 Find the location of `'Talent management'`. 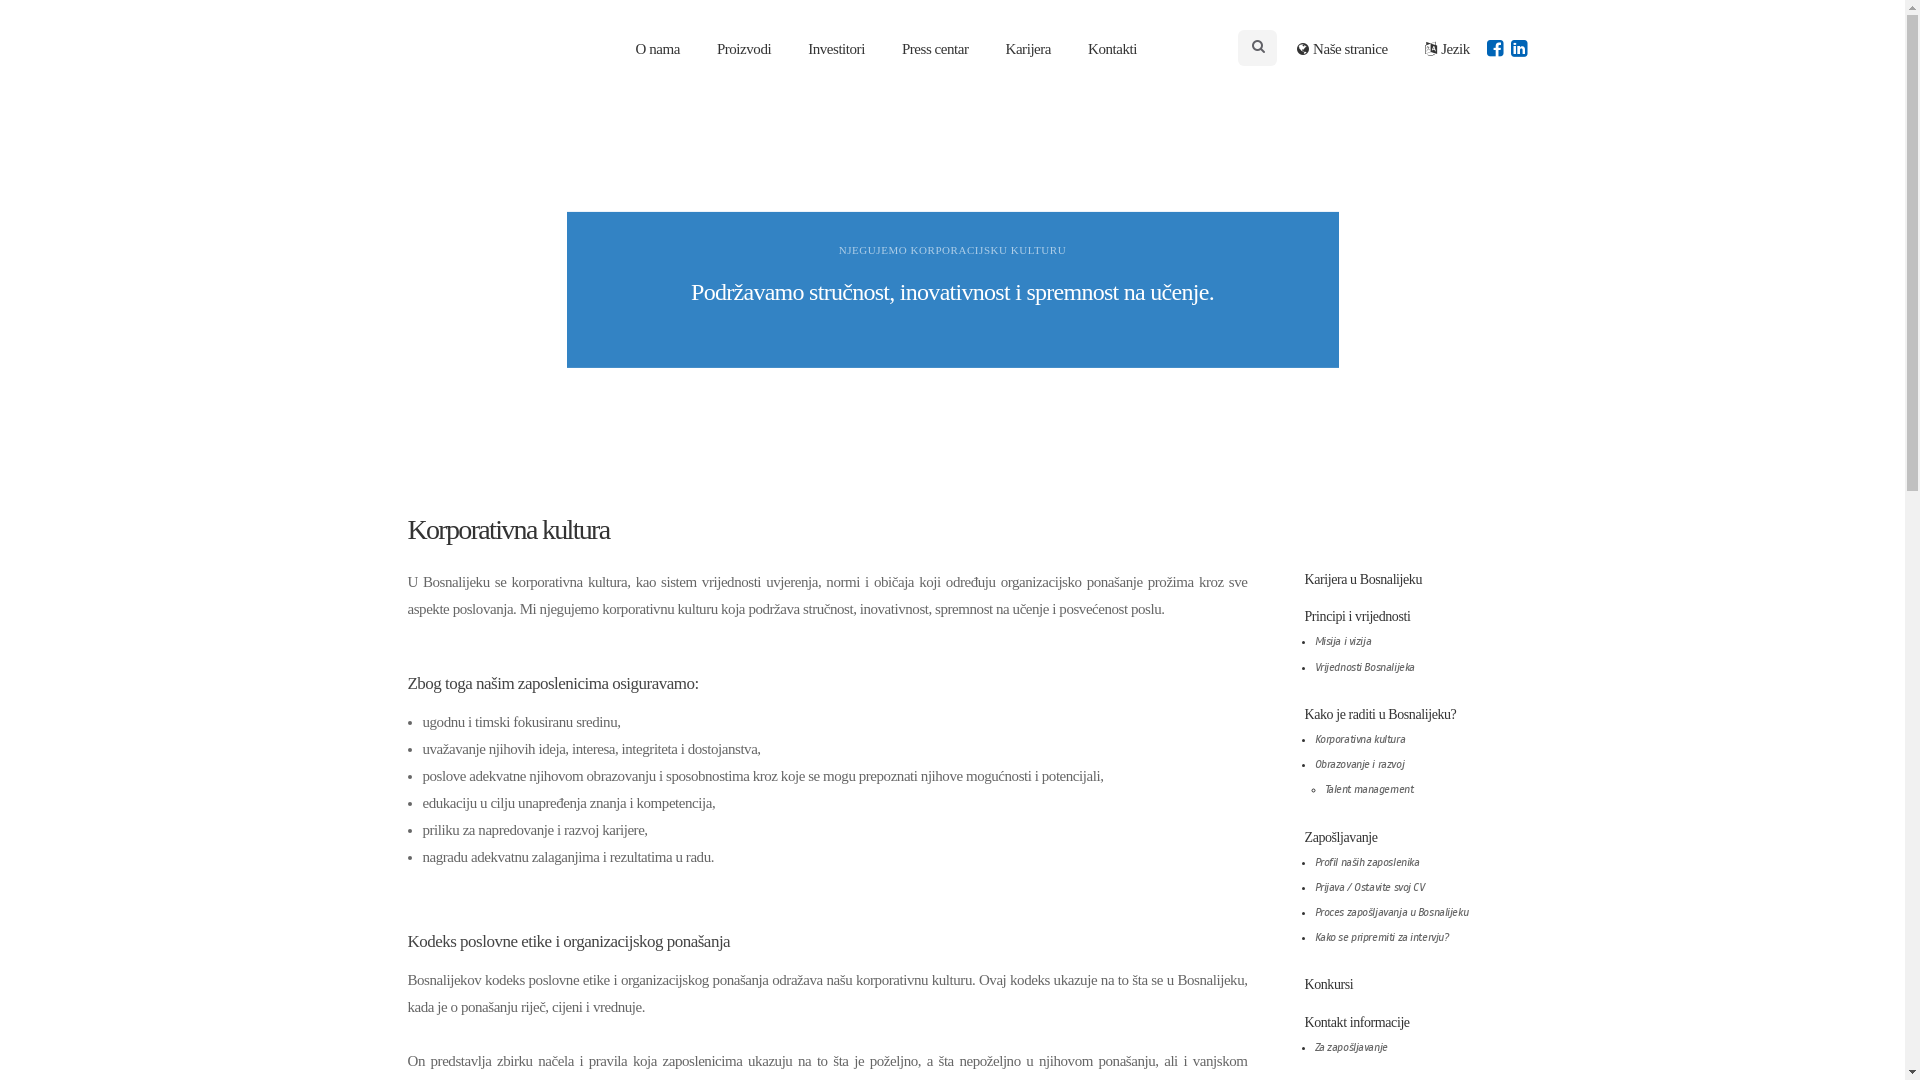

'Talent management' is located at coordinates (1367, 788).